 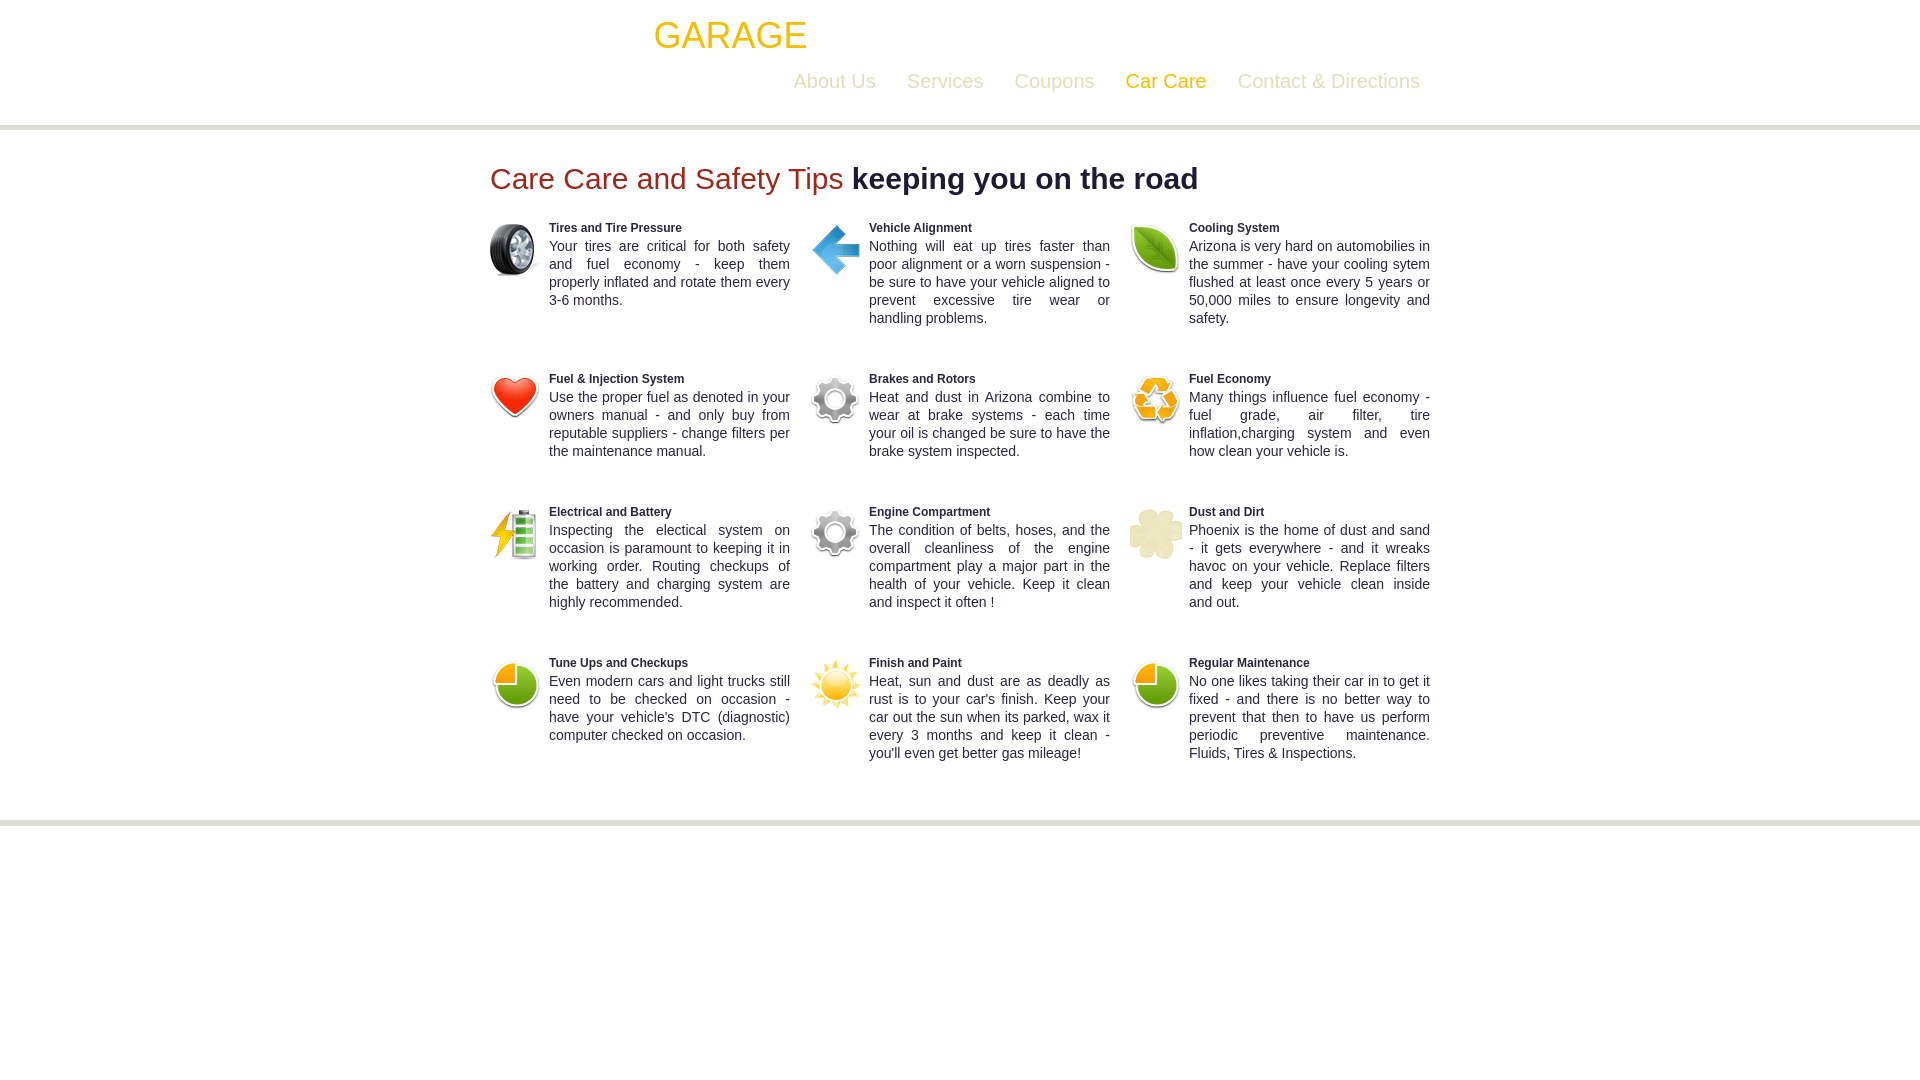 I want to click on 'Car Care', so click(x=1166, y=80).